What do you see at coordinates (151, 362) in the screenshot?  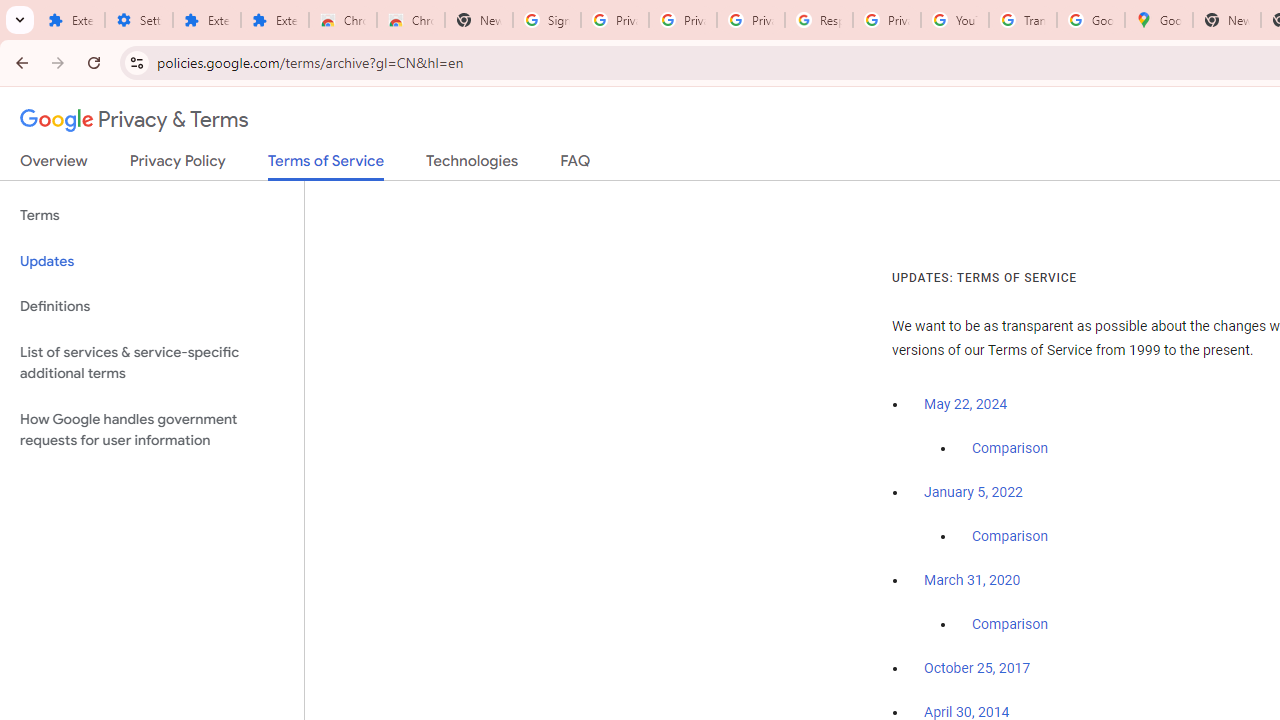 I see `'List of services & service-specific additional terms'` at bounding box center [151, 362].